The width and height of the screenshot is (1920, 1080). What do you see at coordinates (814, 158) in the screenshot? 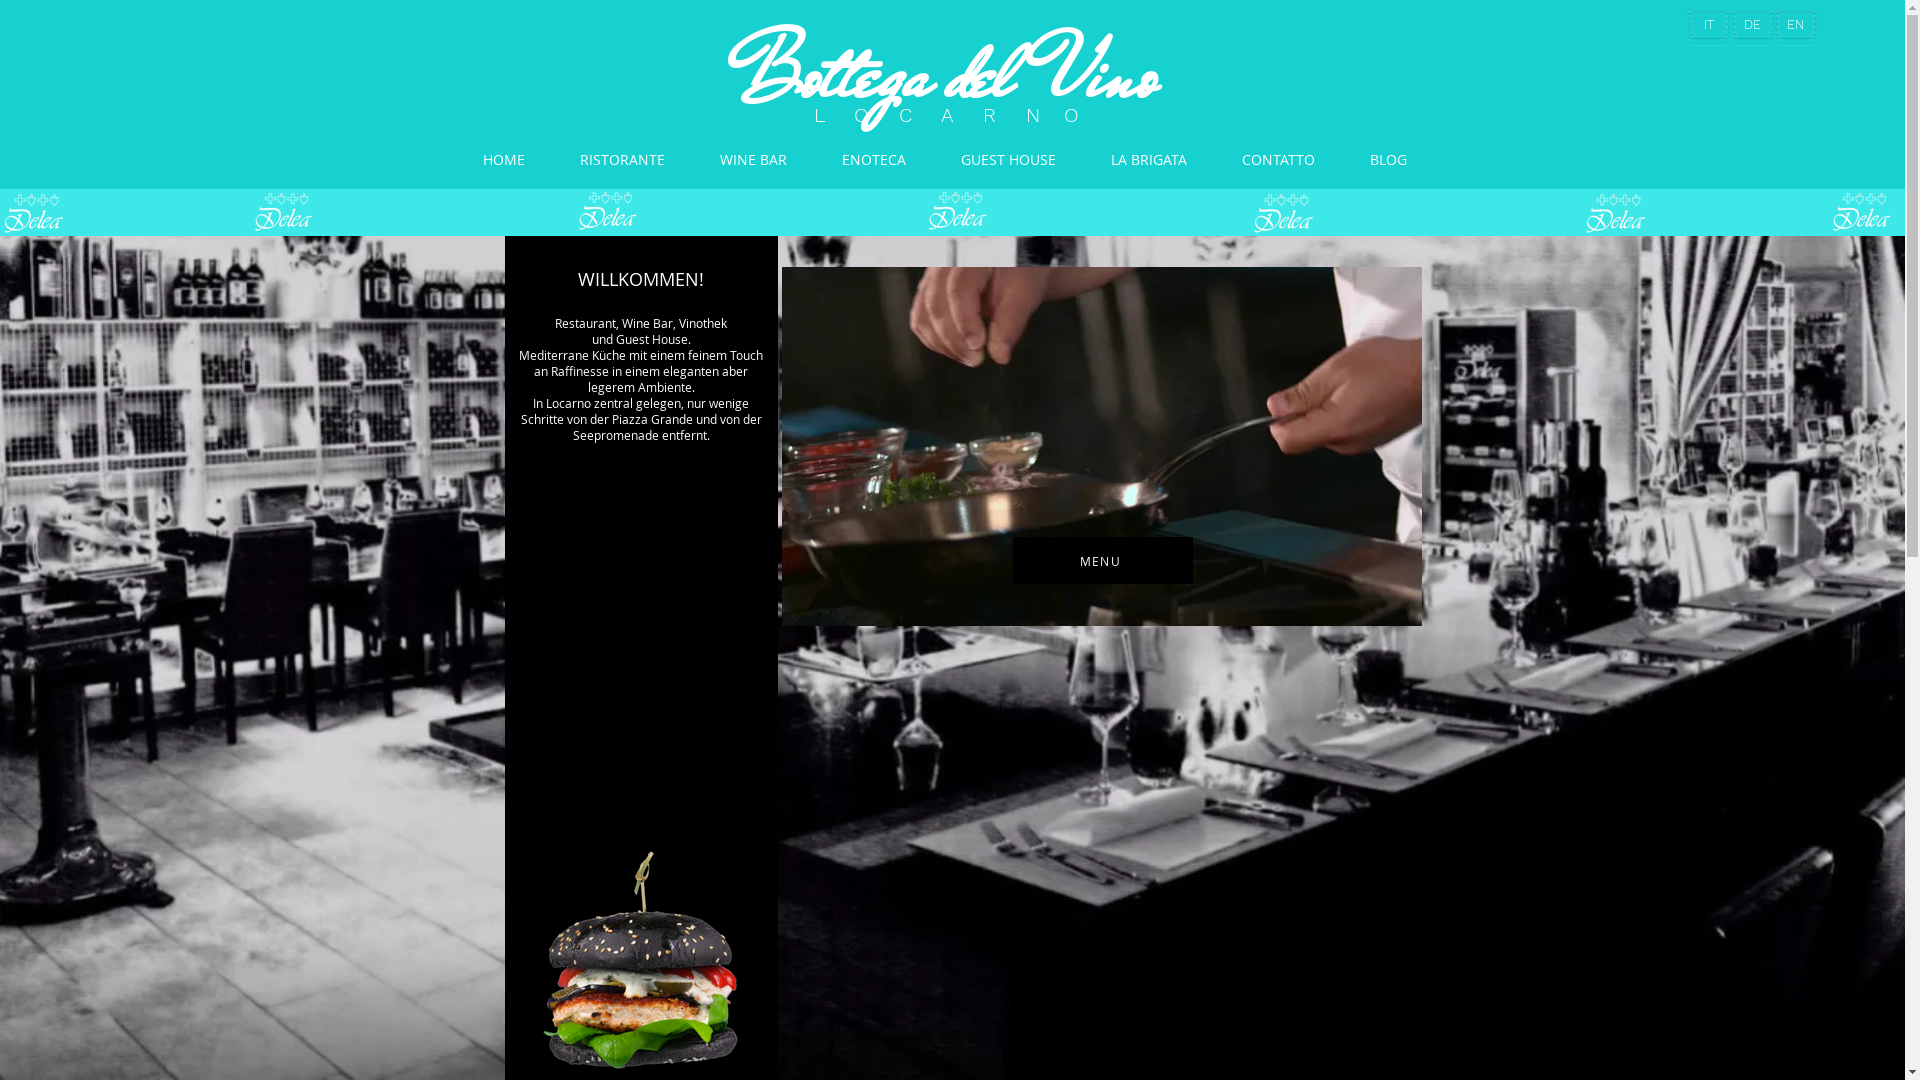
I see `'ENOTECA'` at bounding box center [814, 158].